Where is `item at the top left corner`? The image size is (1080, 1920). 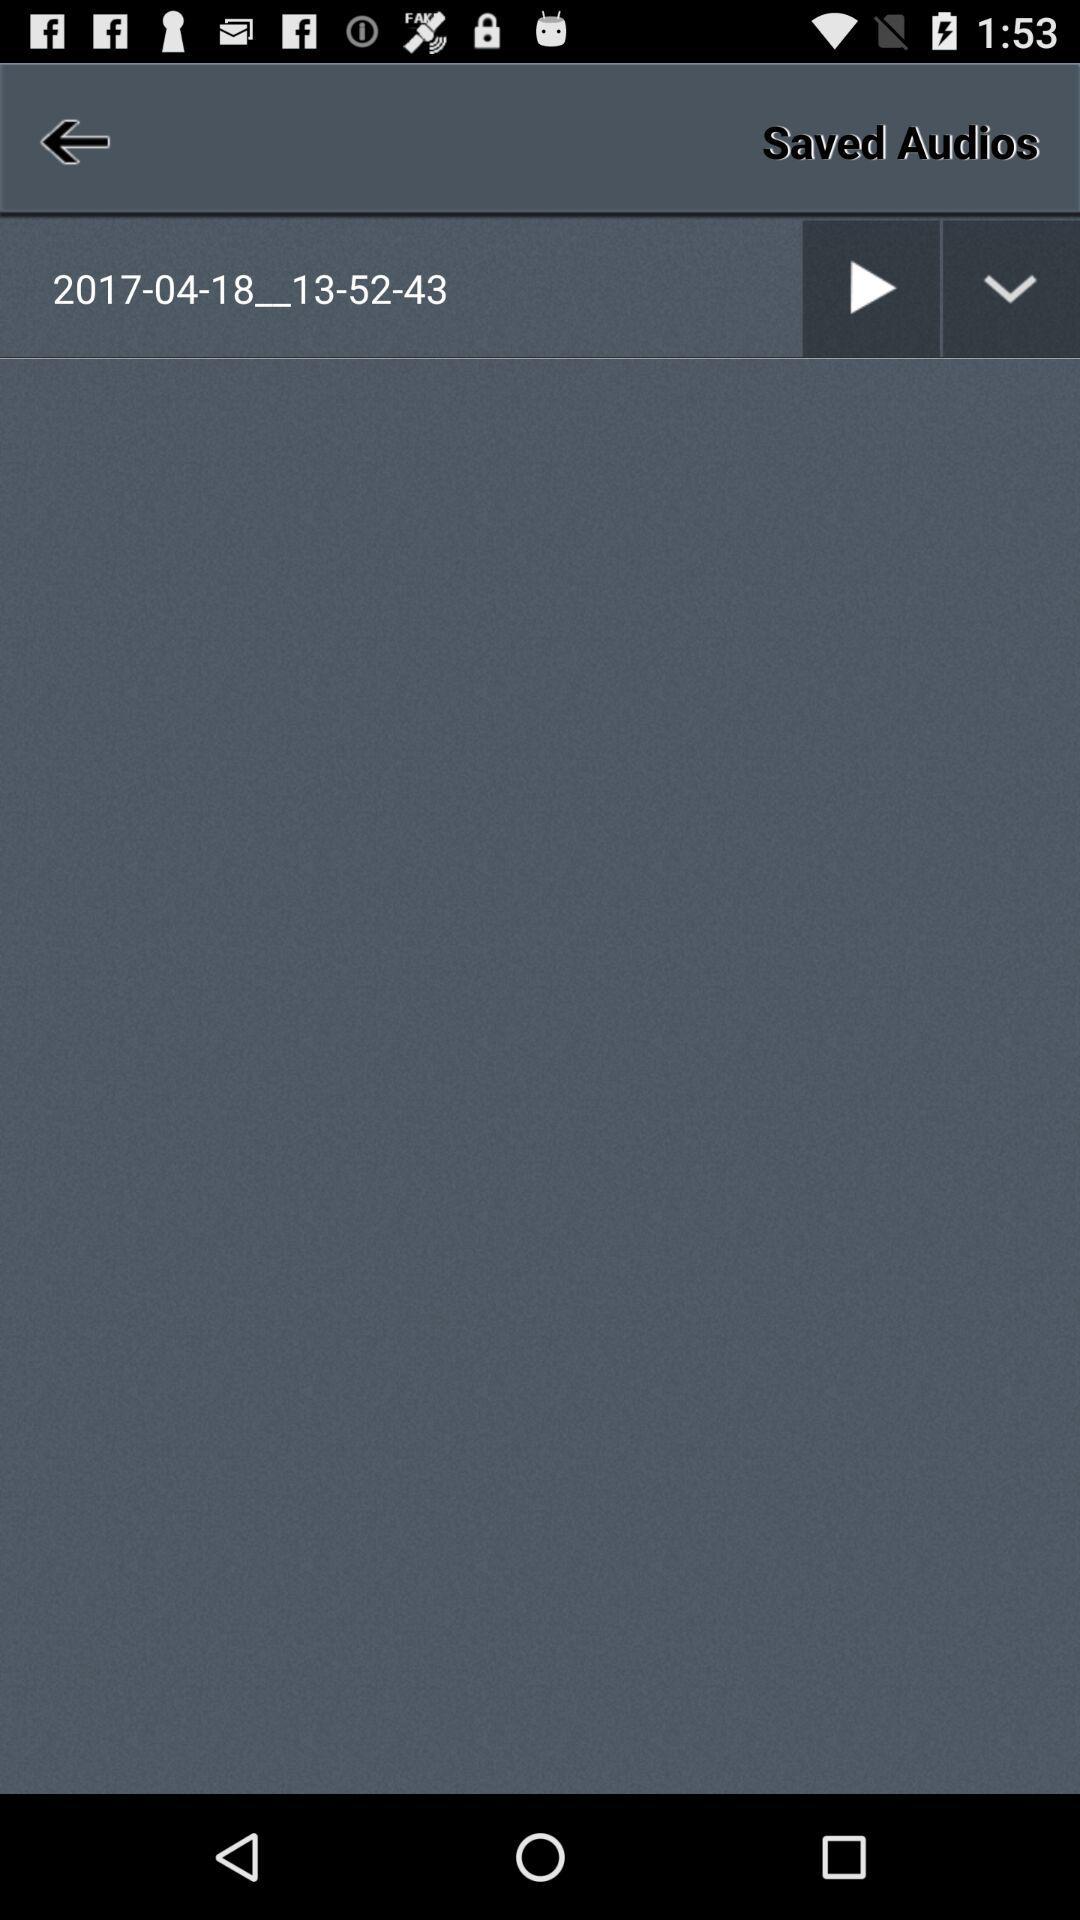 item at the top left corner is located at coordinates (71, 140).